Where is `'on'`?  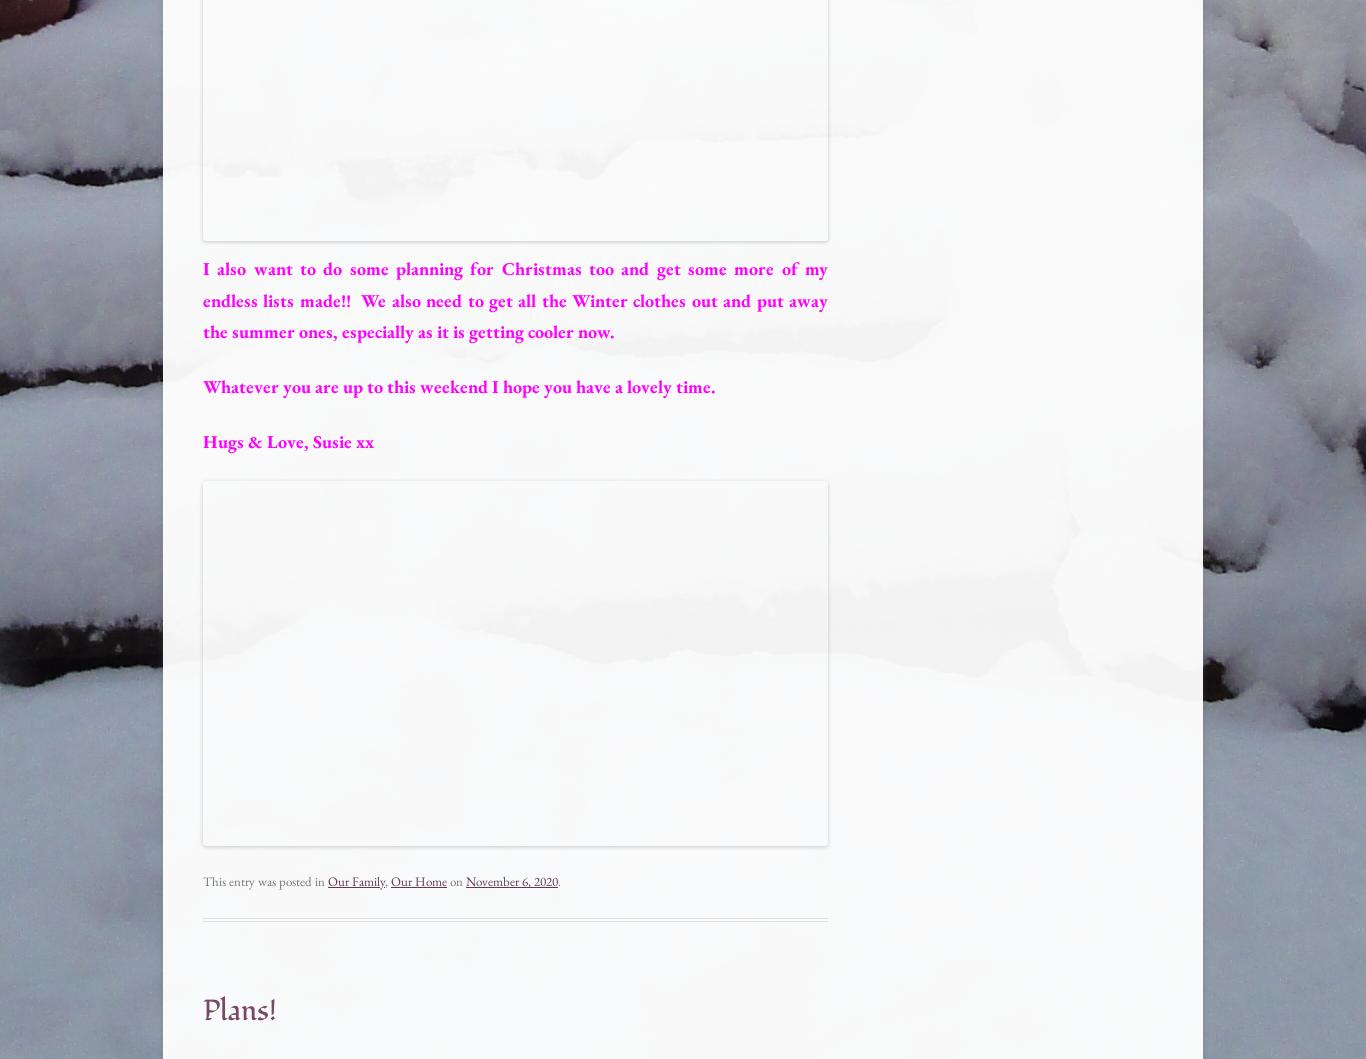 'on' is located at coordinates (456, 881).